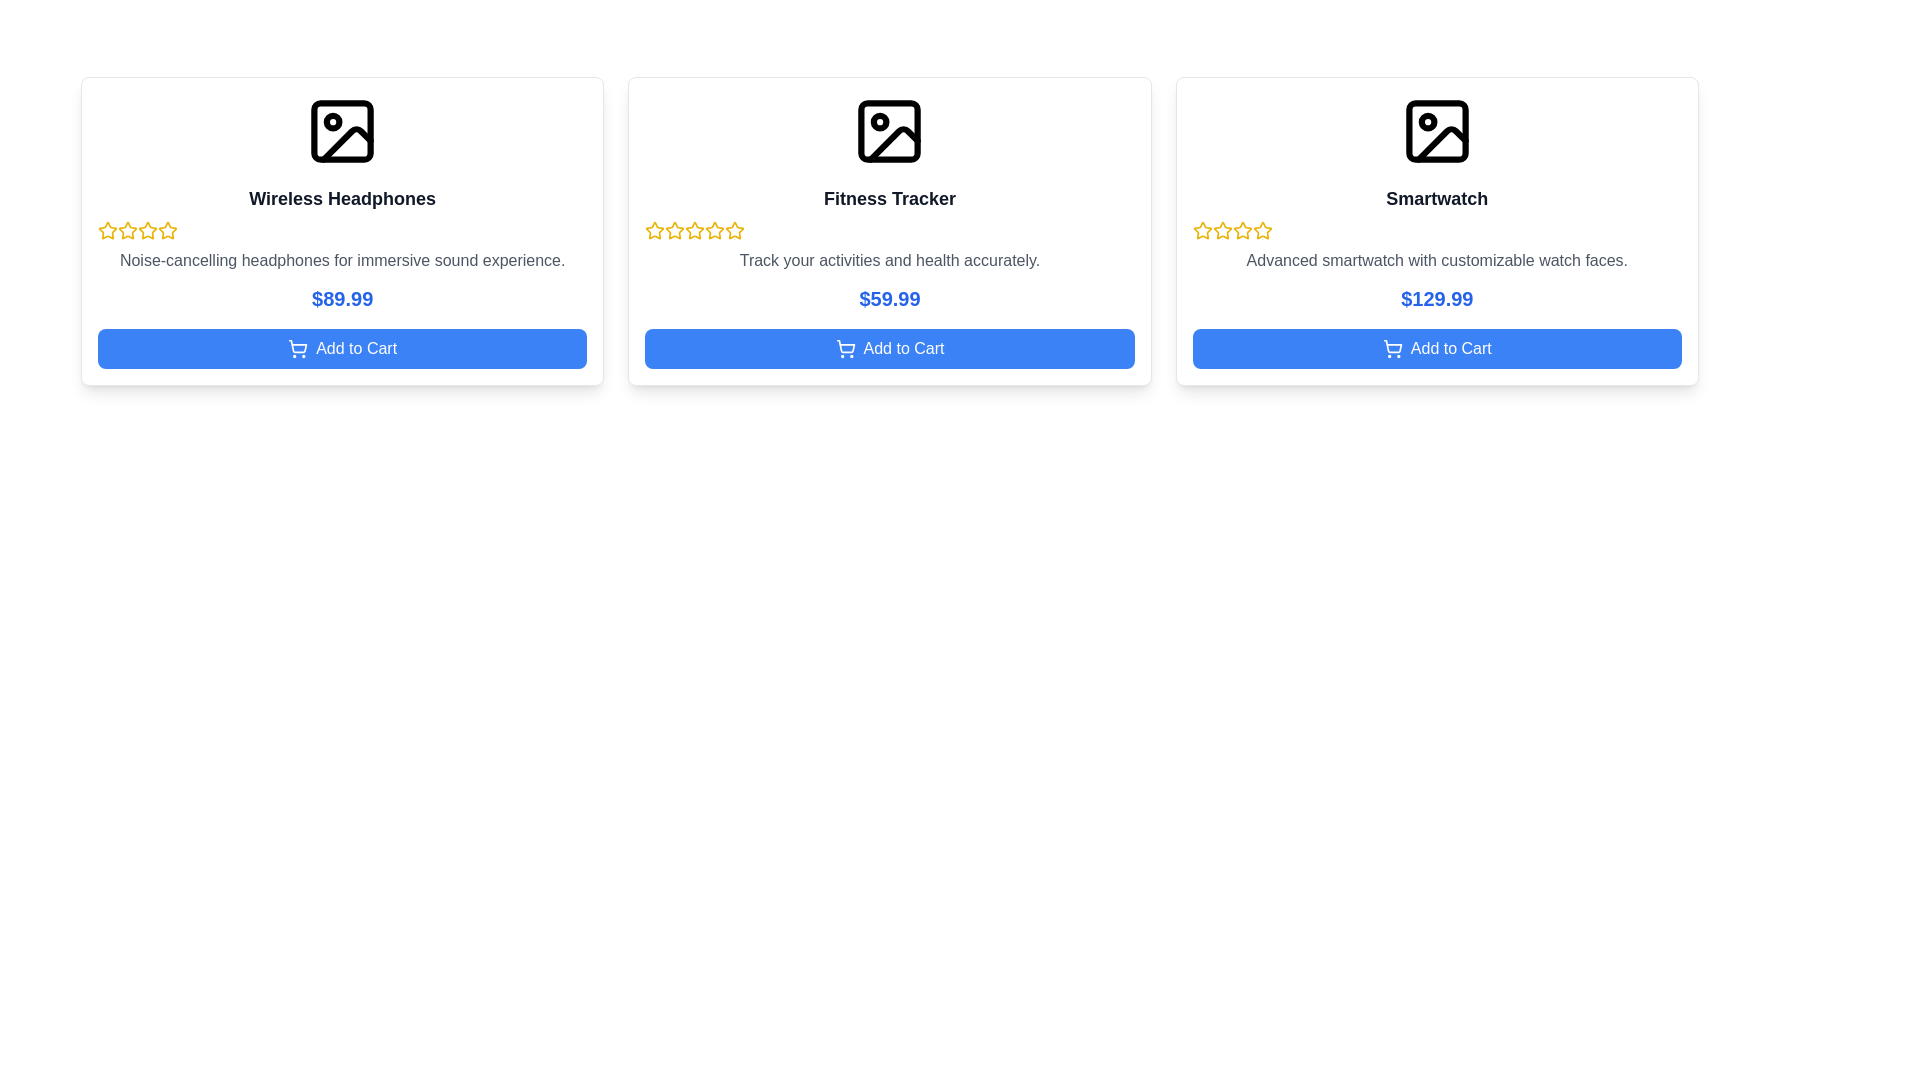 The width and height of the screenshot is (1920, 1080). What do you see at coordinates (1201, 229) in the screenshot?
I see `the first yellow star icon in the horizontal rating system for the Smartwatch product, located below the heading and above the product description` at bounding box center [1201, 229].